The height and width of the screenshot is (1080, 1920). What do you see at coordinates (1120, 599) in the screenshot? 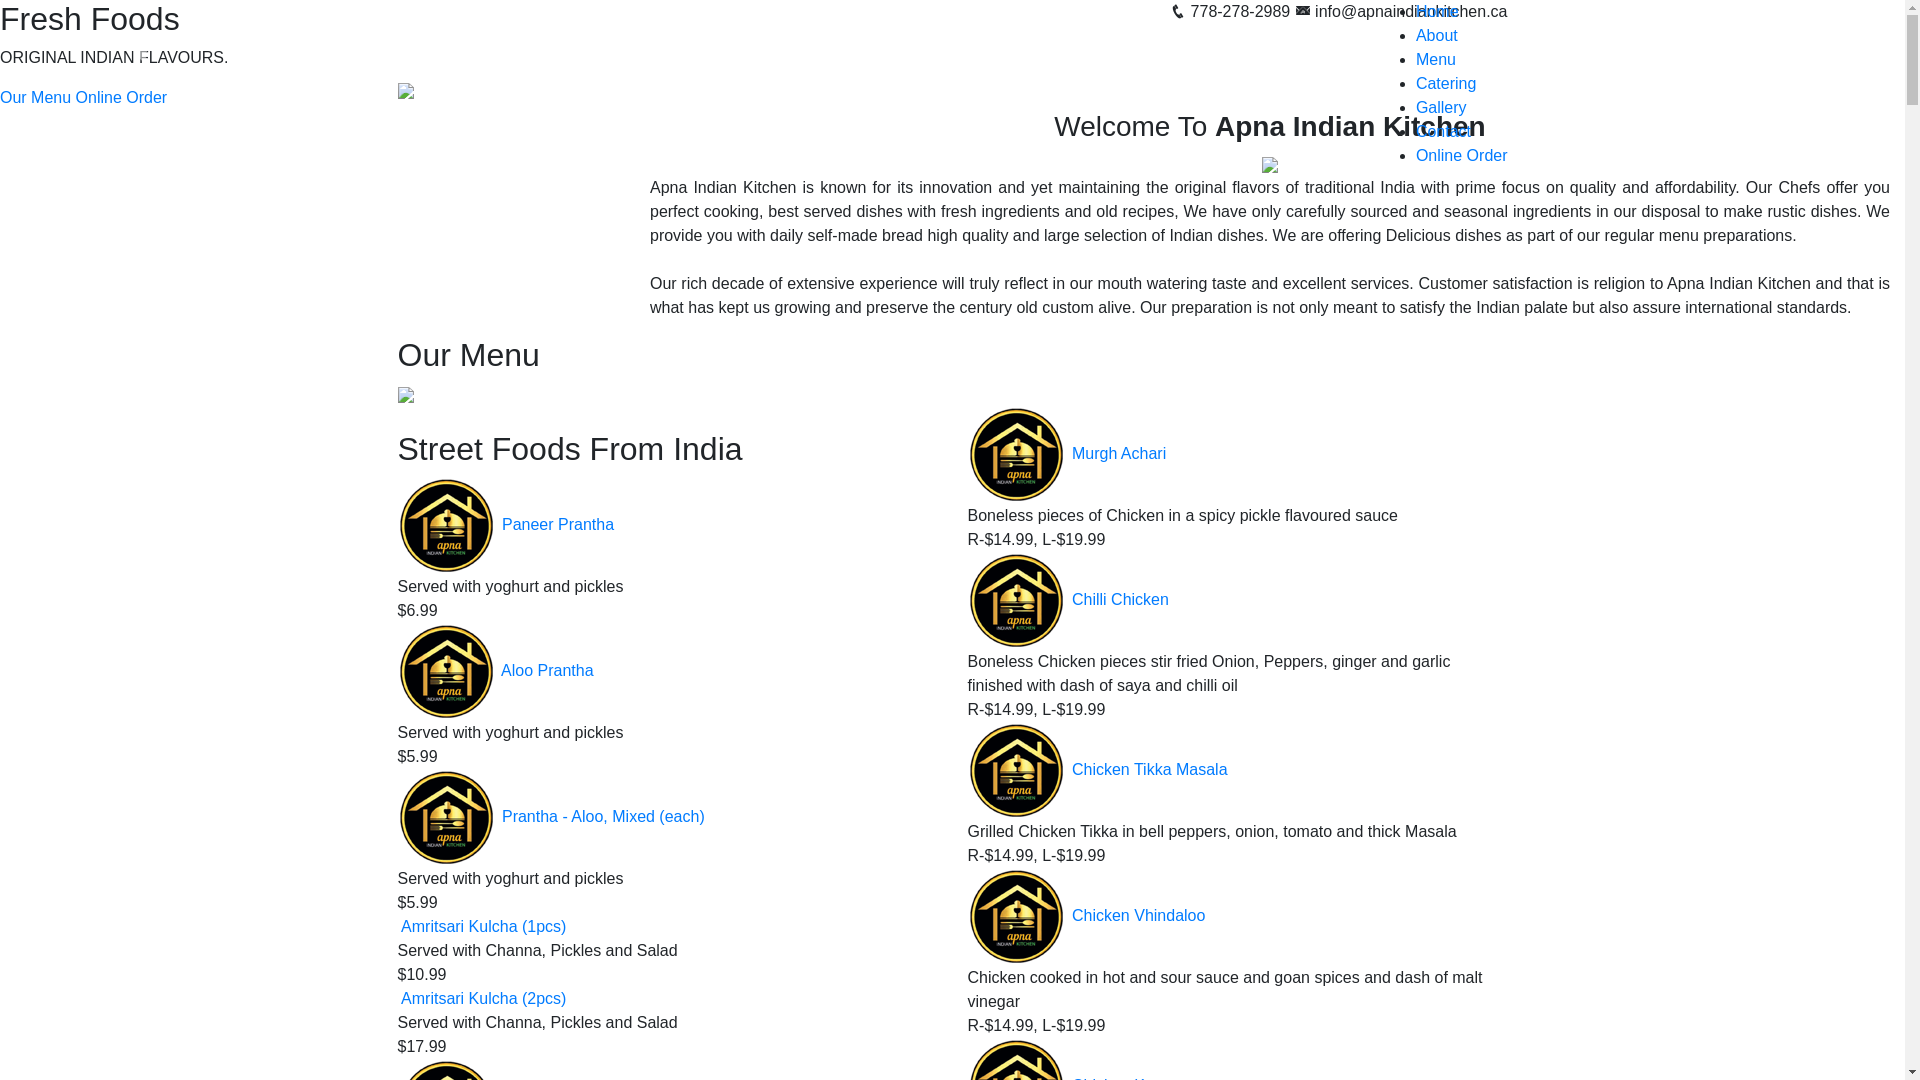
I see `'Chilli Chicken'` at bounding box center [1120, 599].